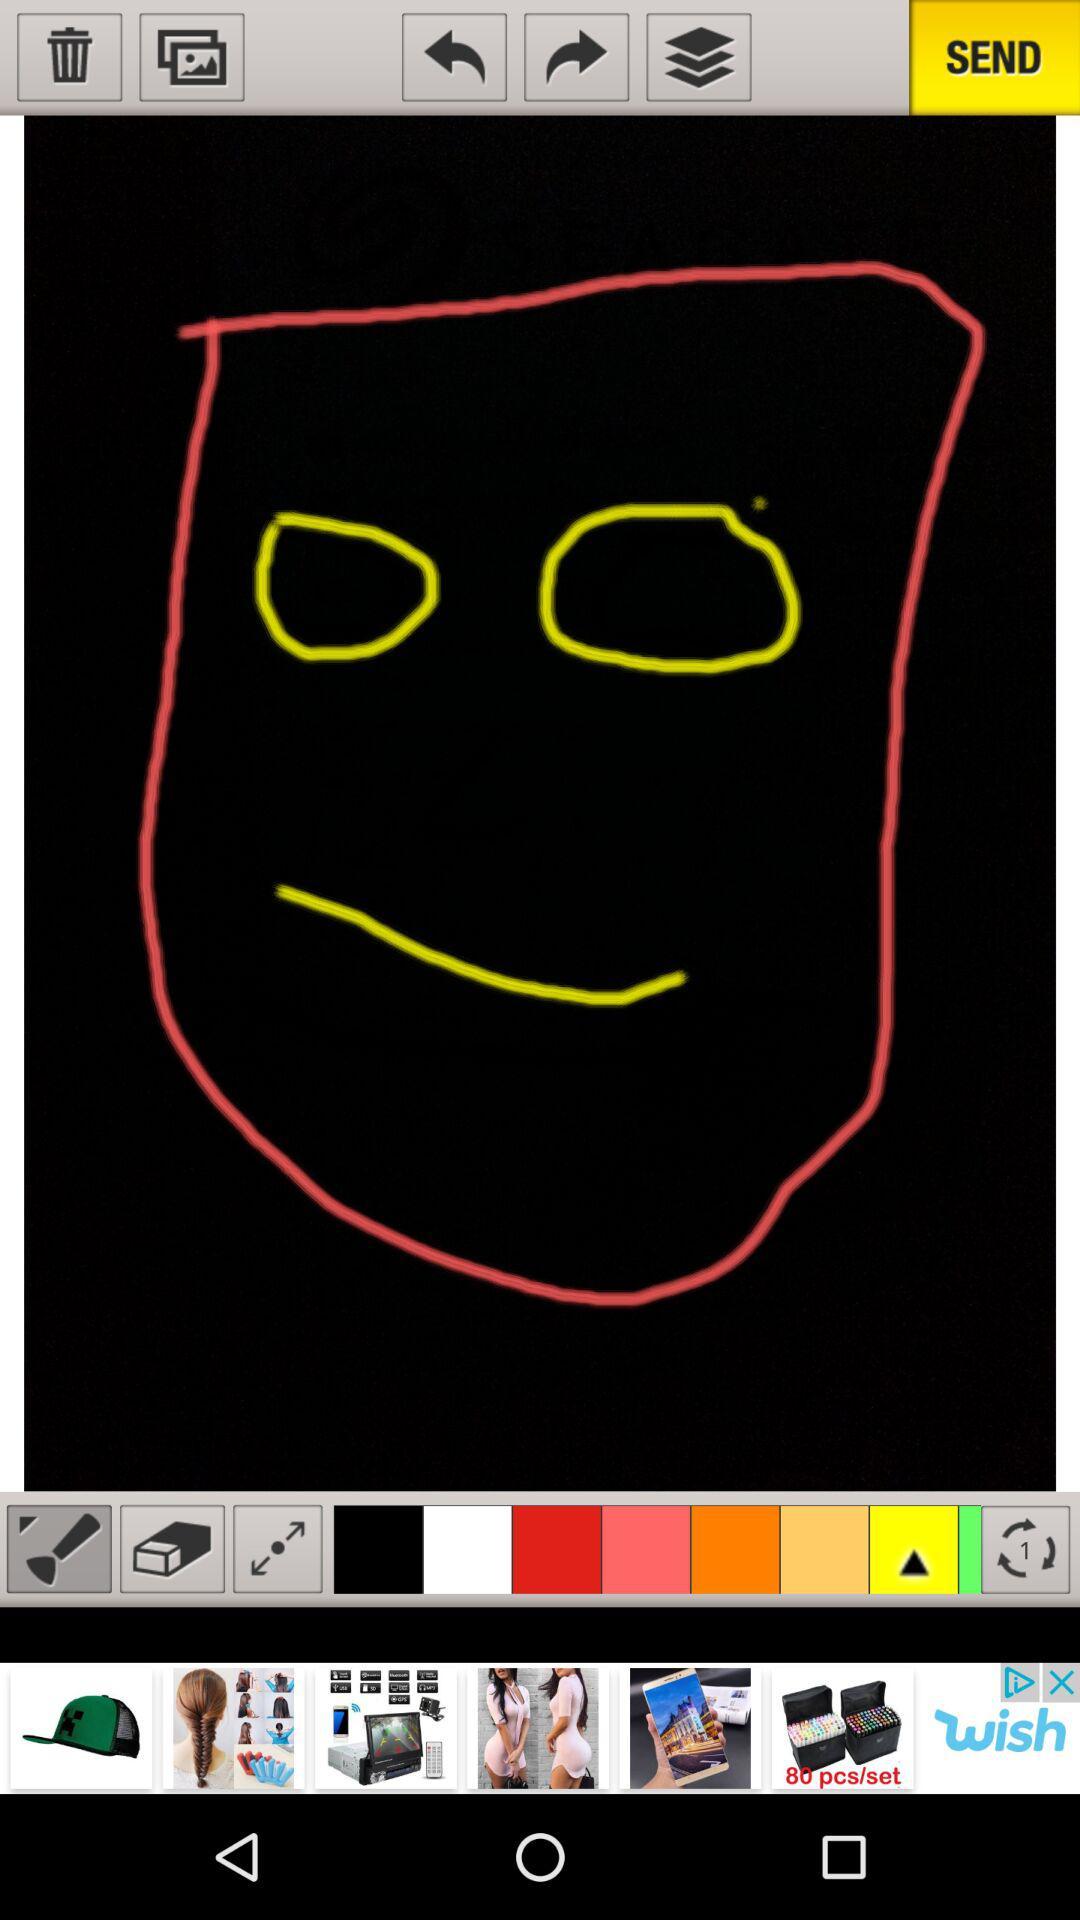 This screenshot has height=1920, width=1080. What do you see at coordinates (277, 1548) in the screenshot?
I see `expand image button` at bounding box center [277, 1548].